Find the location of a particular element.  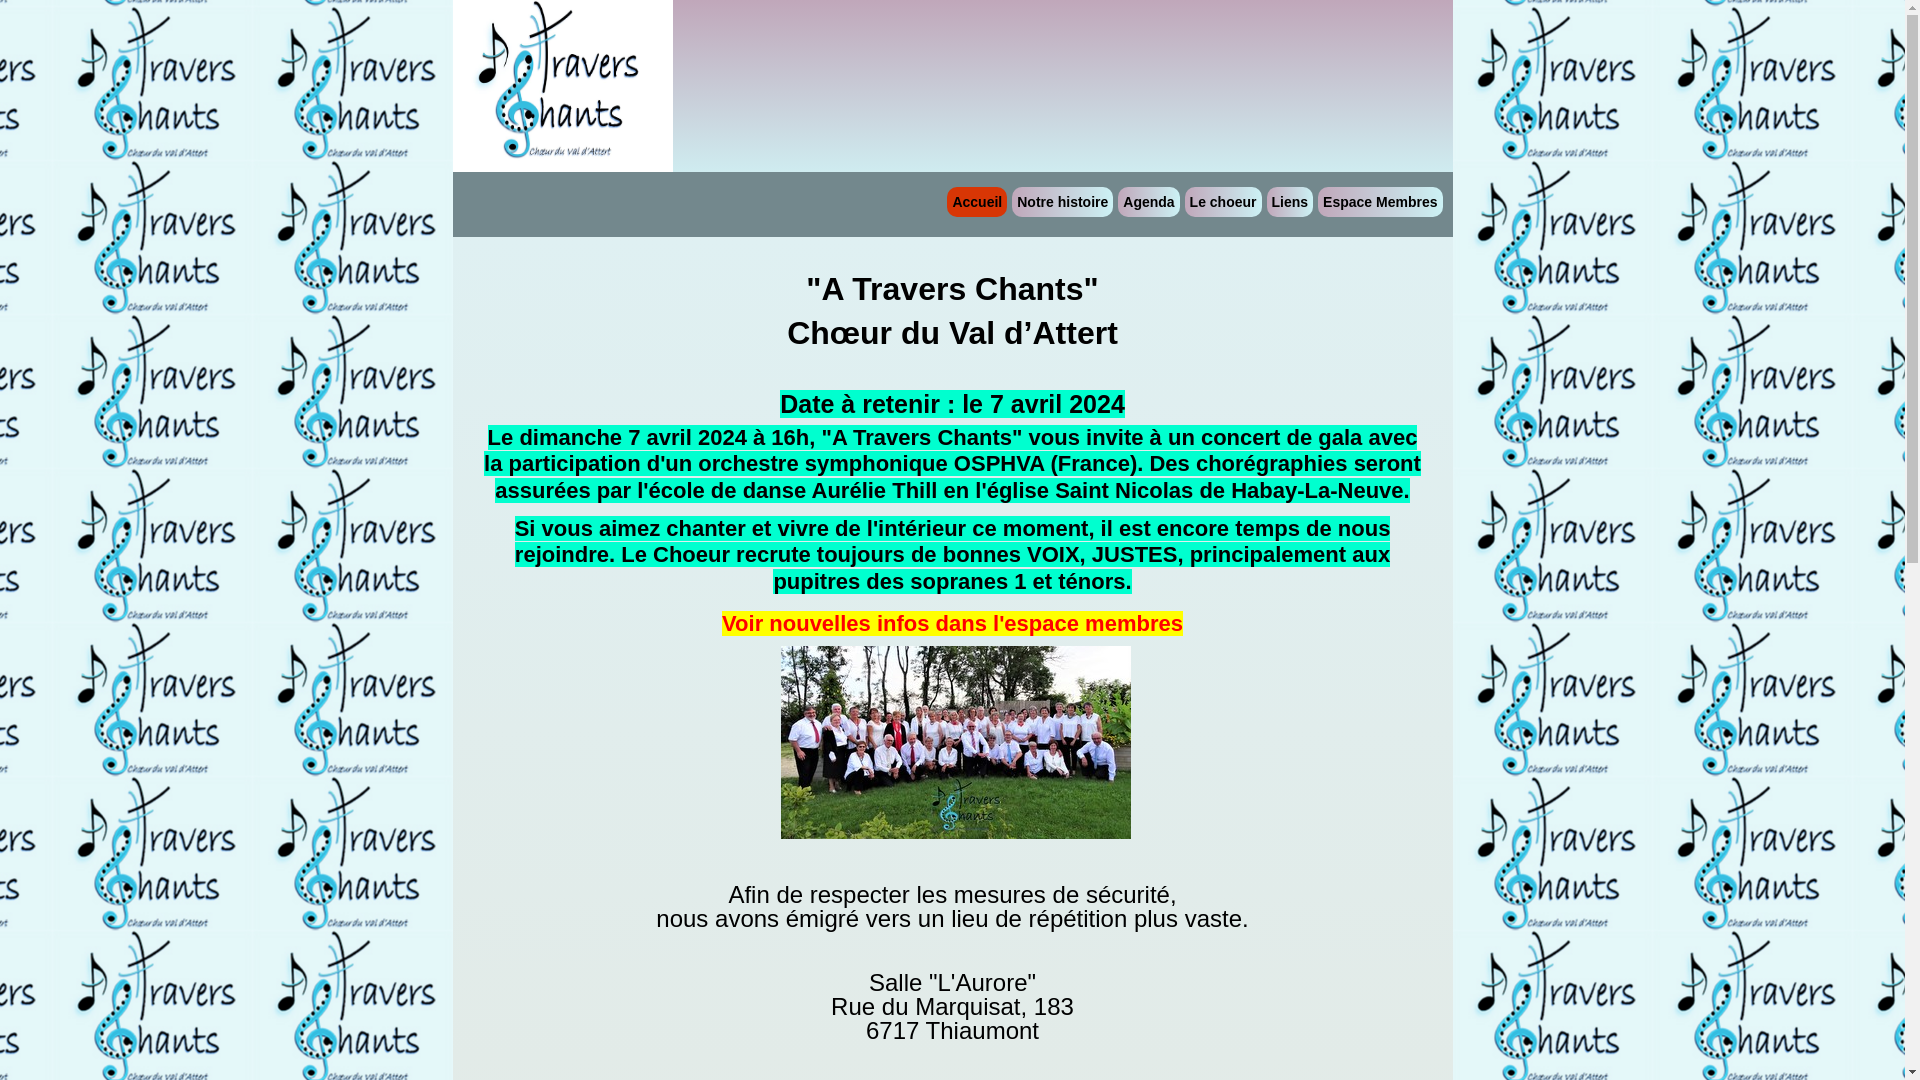

'Liens' is located at coordinates (1290, 201).